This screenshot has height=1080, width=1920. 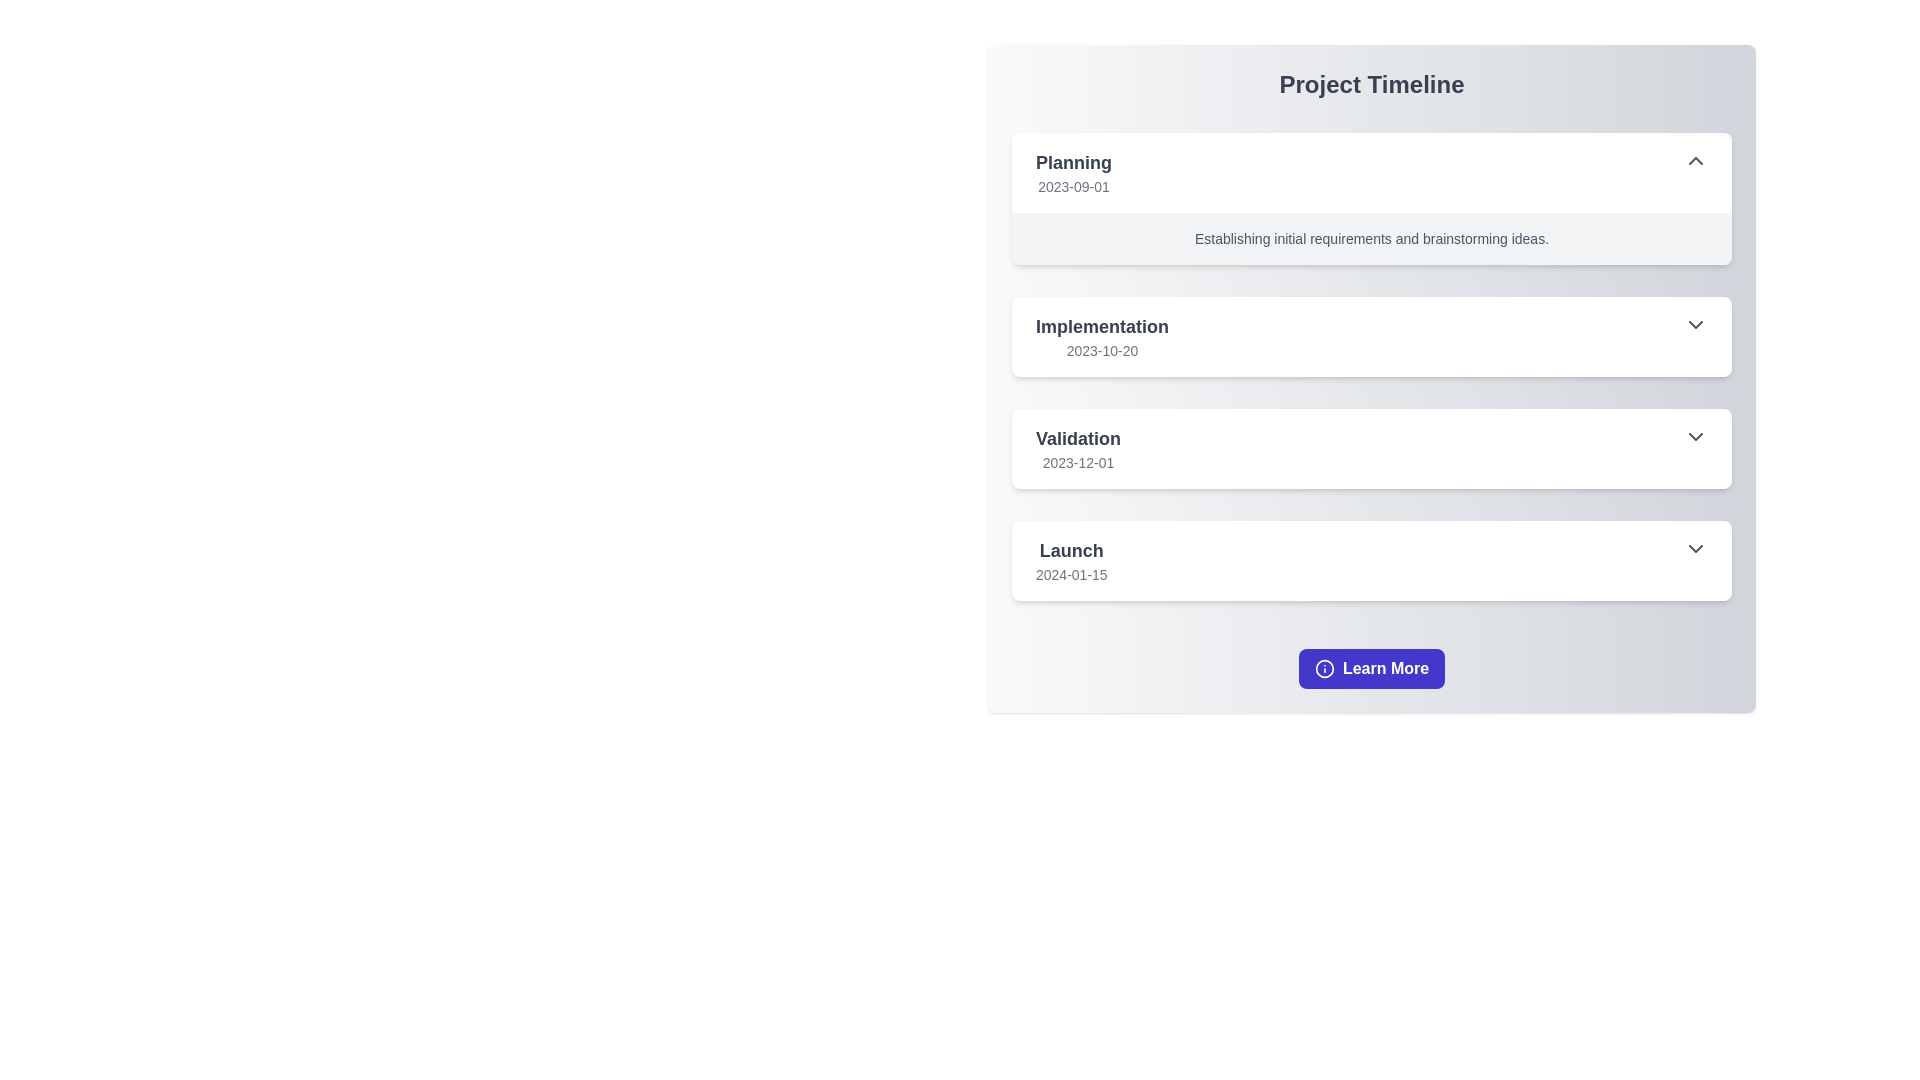 What do you see at coordinates (1694, 323) in the screenshot?
I see `the toggle button icon located in the top-right corner of the 'Implementation' section of the 'Project Timeline' interface` at bounding box center [1694, 323].